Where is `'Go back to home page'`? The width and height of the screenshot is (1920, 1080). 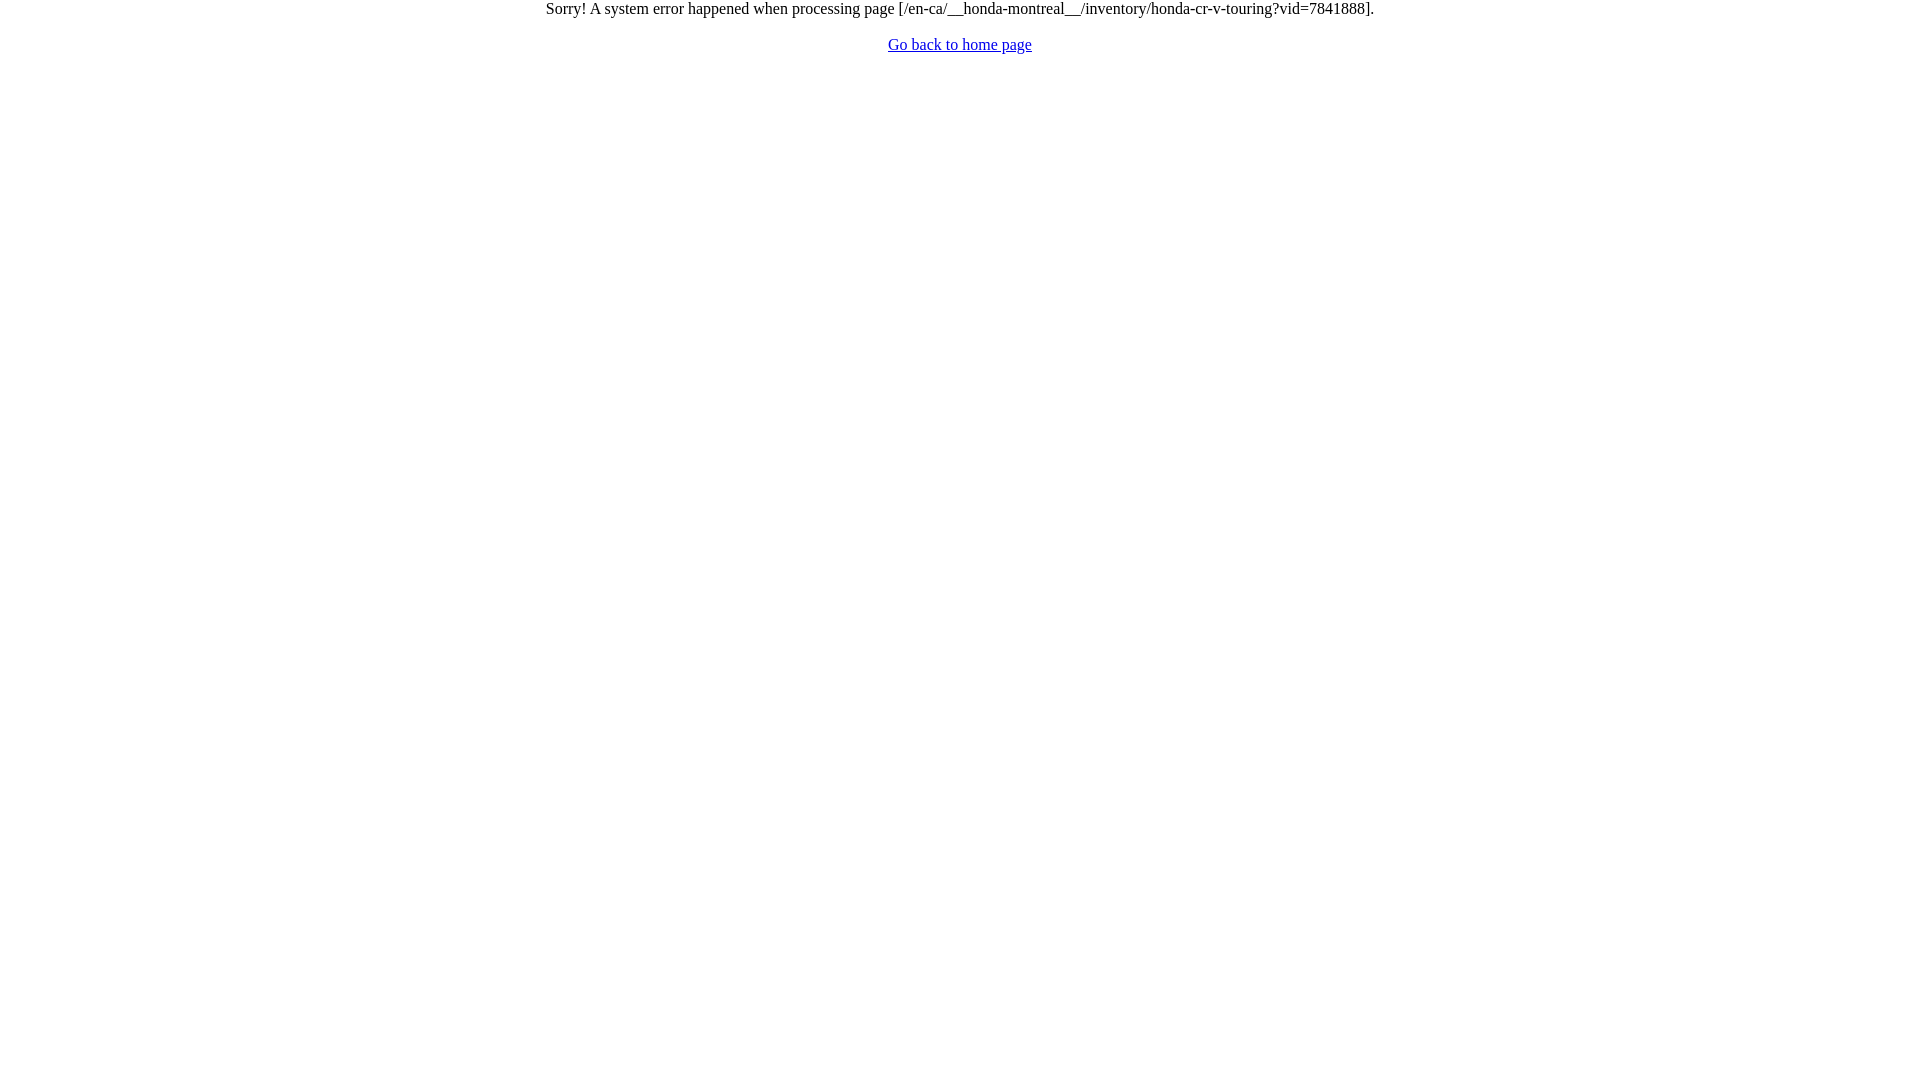 'Go back to home page' is located at coordinates (960, 44).